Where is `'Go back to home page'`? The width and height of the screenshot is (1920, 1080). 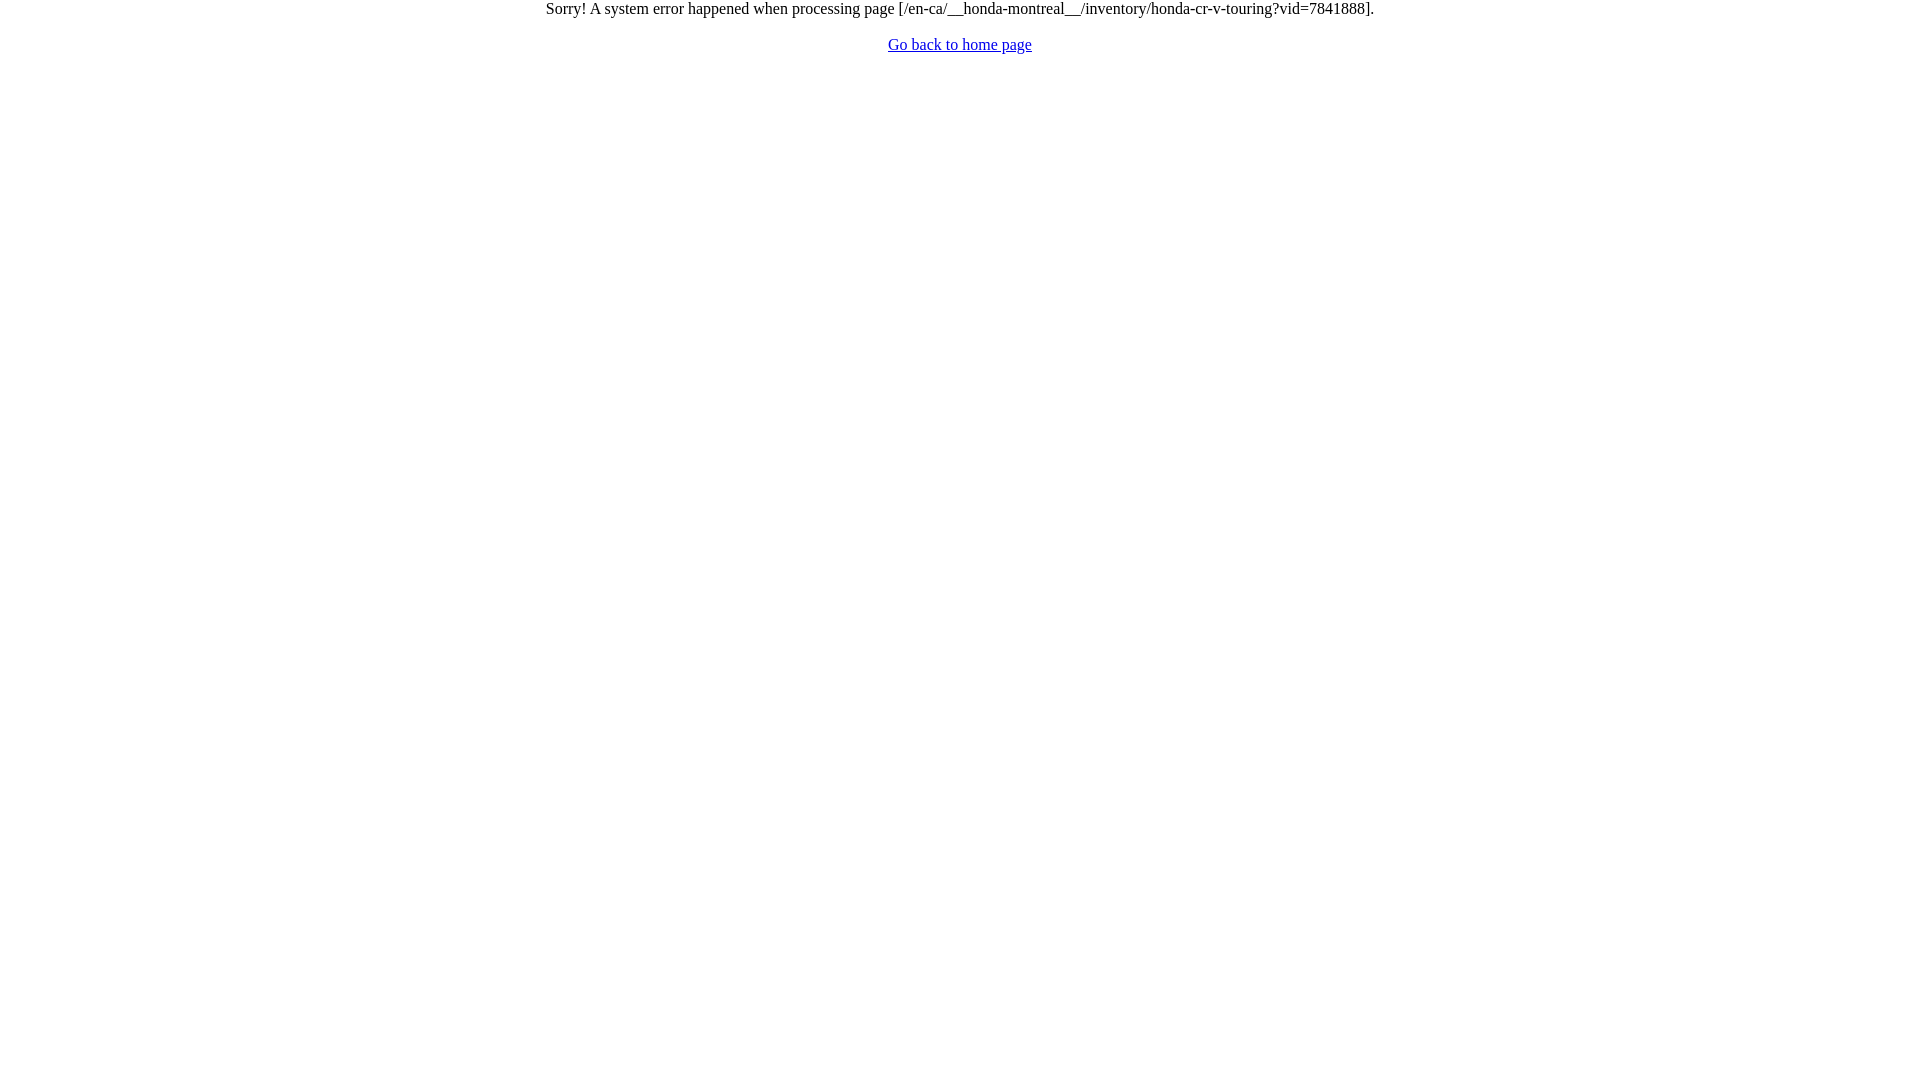 'Go back to home page' is located at coordinates (960, 44).